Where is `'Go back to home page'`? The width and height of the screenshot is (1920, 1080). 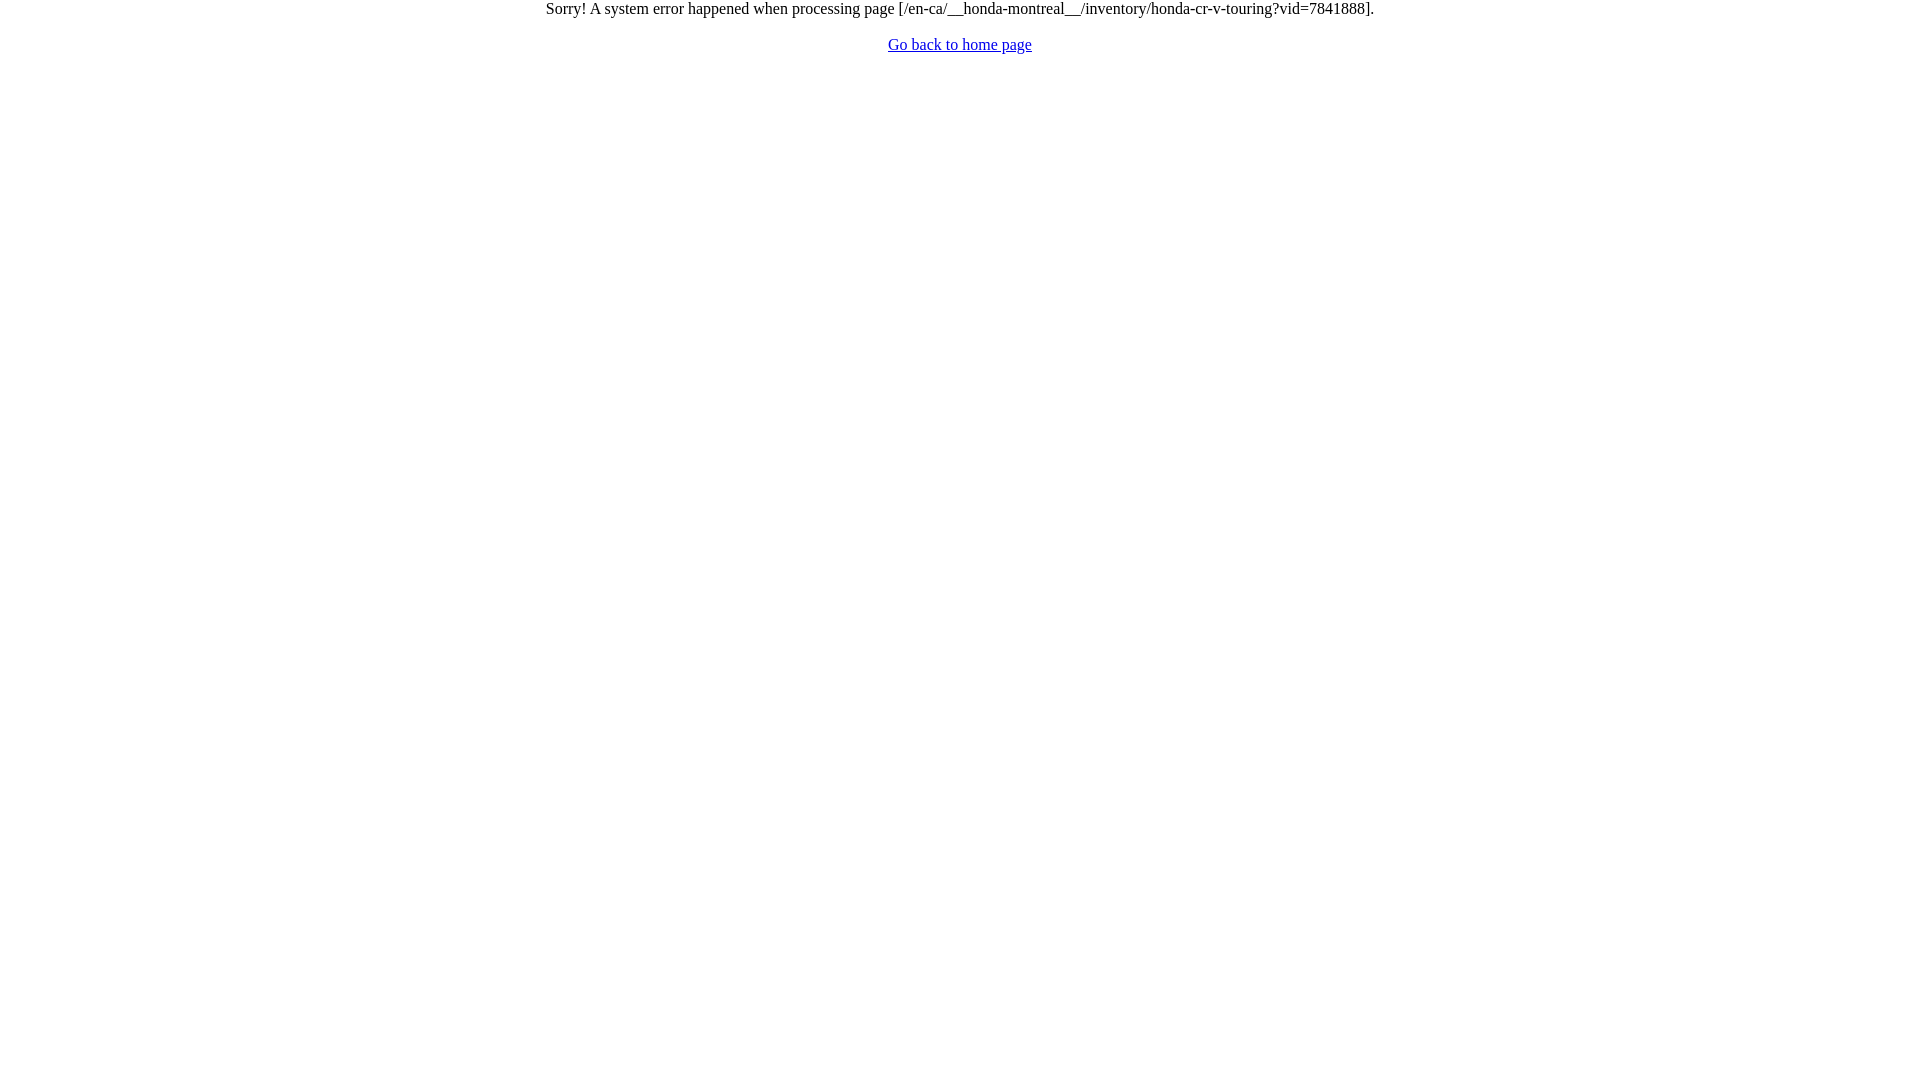 'Go back to home page' is located at coordinates (960, 44).